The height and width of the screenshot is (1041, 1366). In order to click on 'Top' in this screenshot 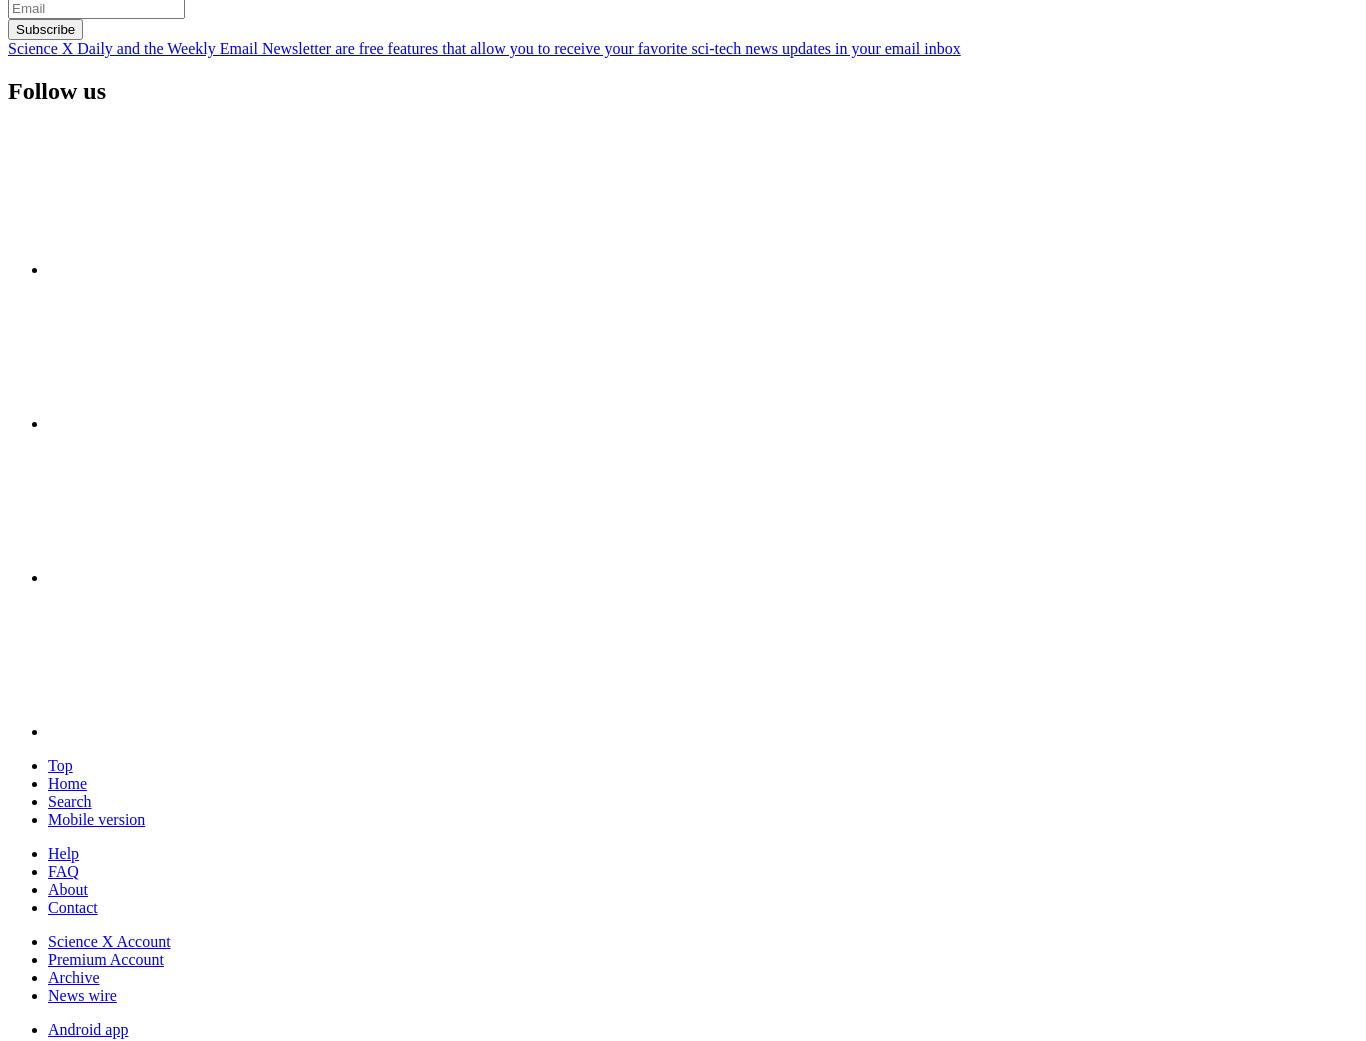, I will do `click(59, 764)`.